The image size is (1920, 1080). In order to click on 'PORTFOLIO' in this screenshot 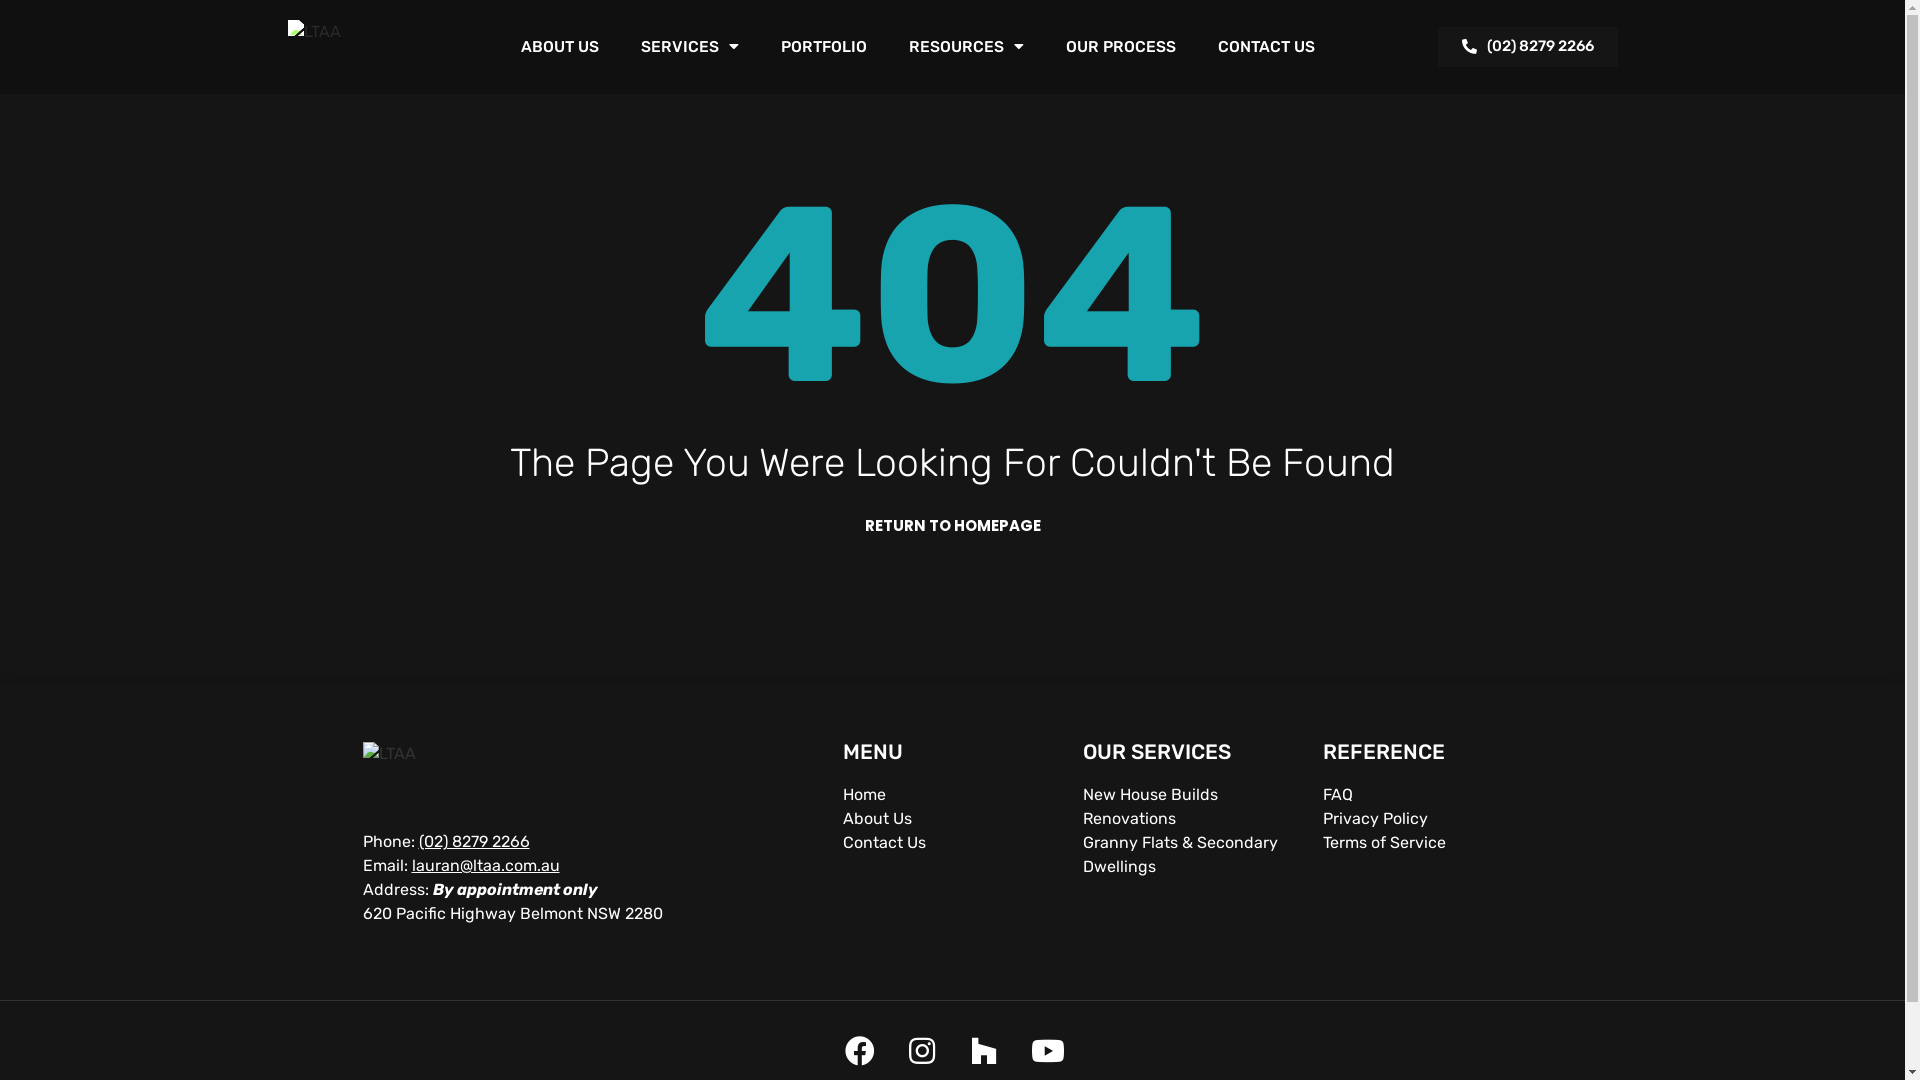, I will do `click(822, 45)`.